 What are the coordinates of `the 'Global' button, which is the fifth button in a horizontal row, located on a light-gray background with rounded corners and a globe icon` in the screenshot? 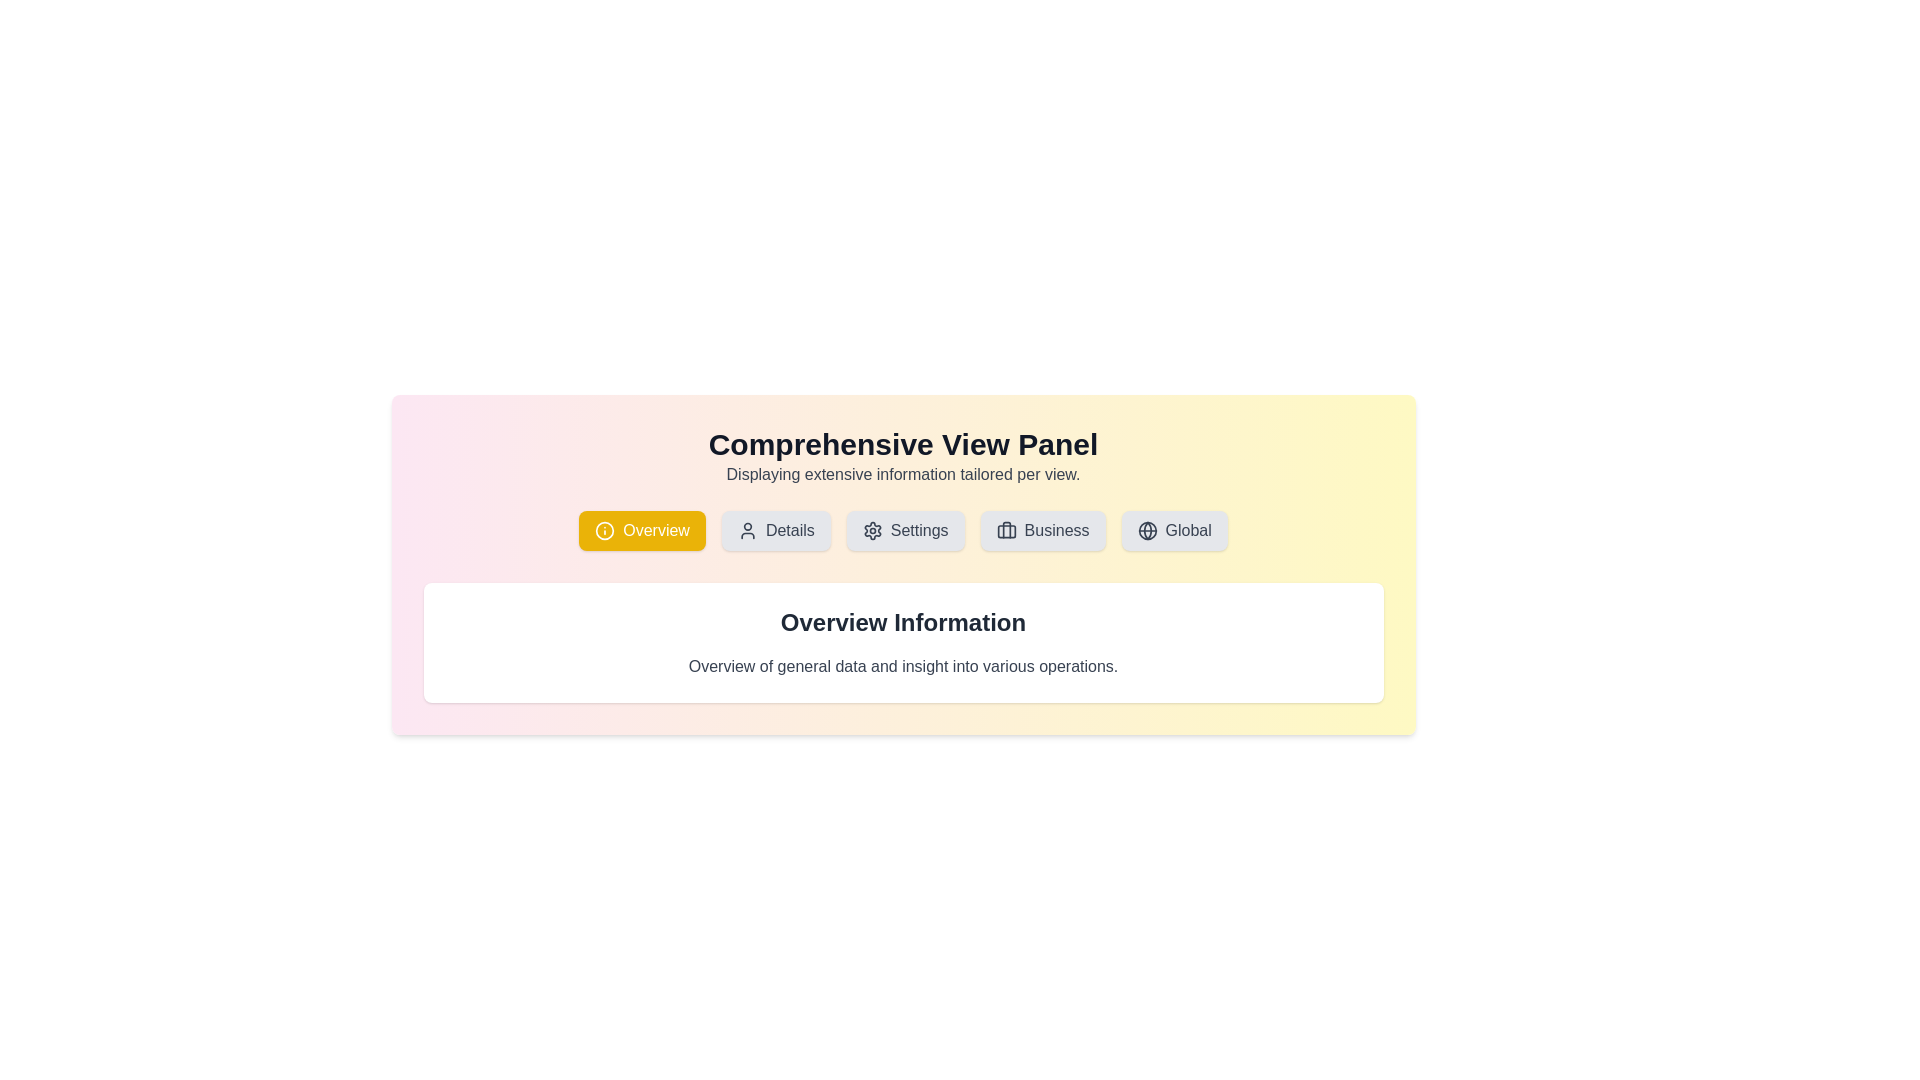 It's located at (1174, 530).